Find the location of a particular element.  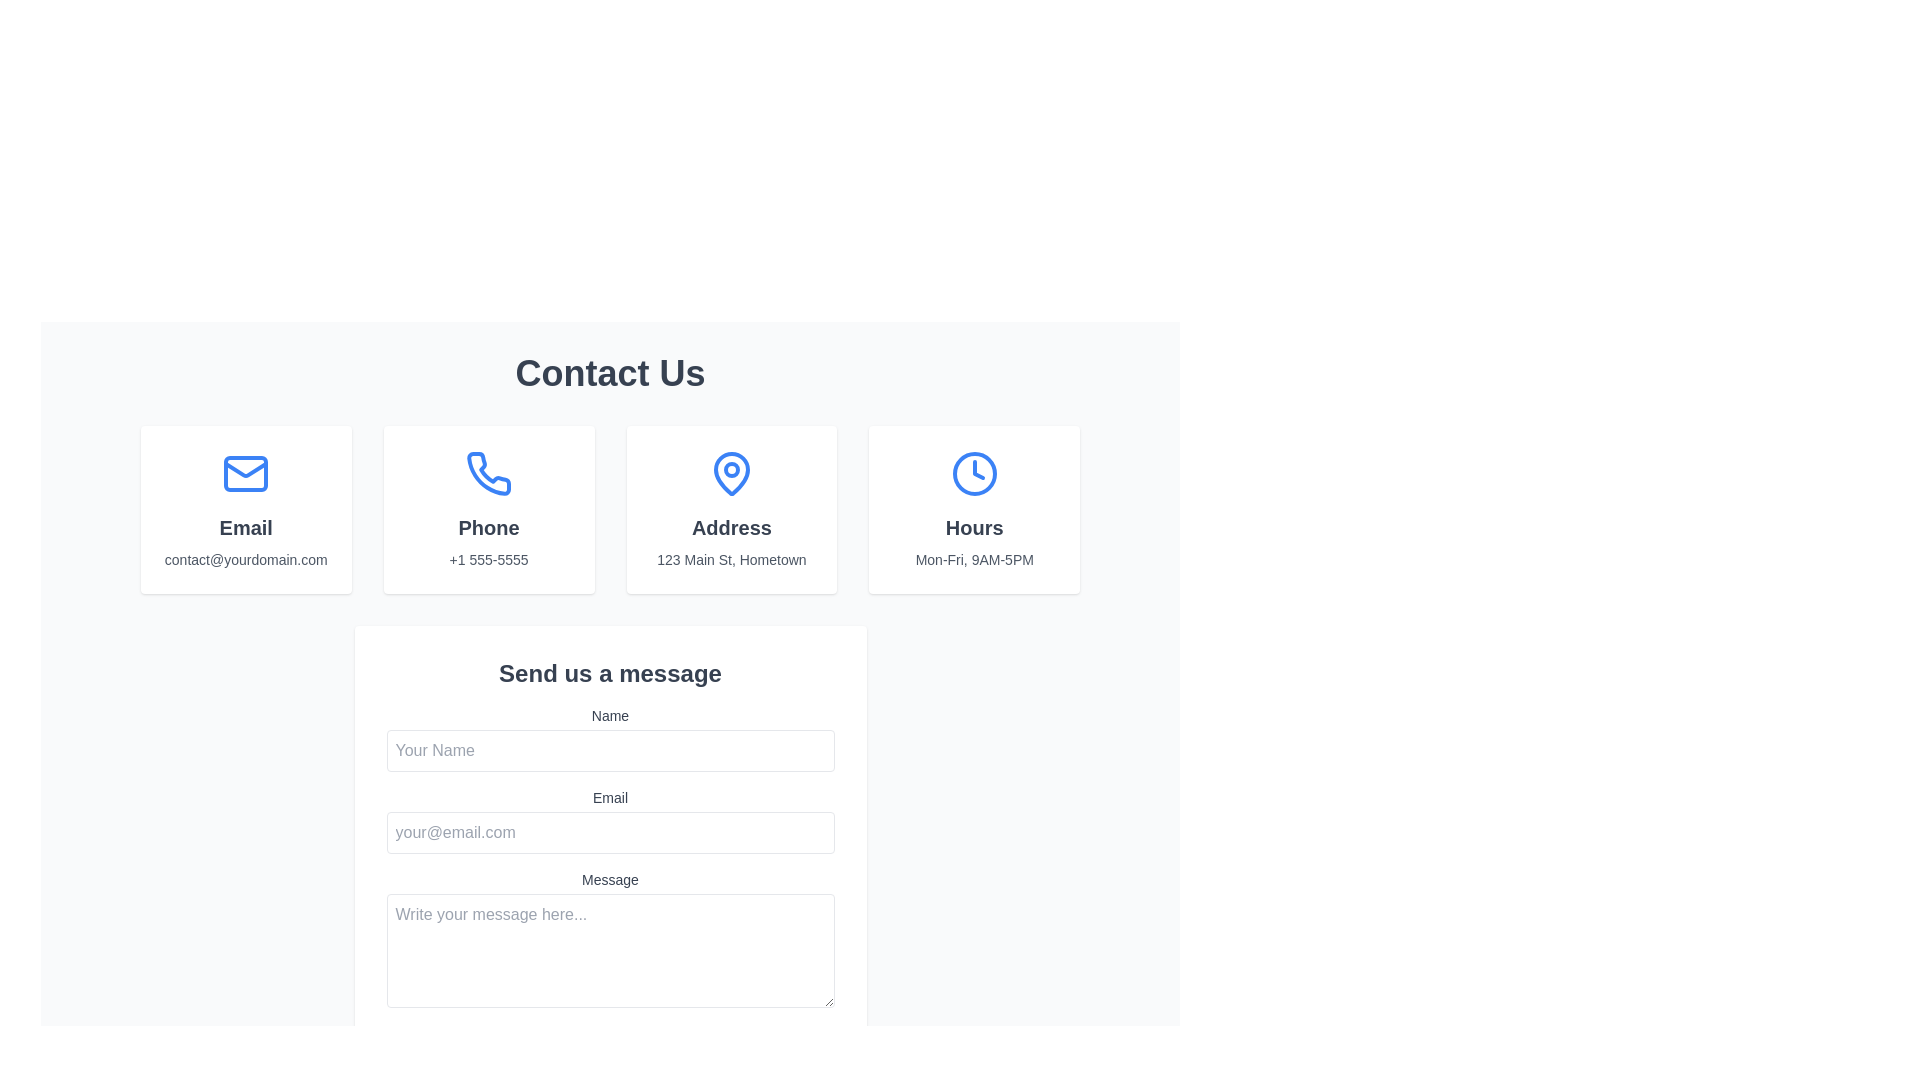

text displaying 'Mon-Fri, 9AM-5PM' located below the 'Hours' header and associated with a clock icon is located at coordinates (974, 559).